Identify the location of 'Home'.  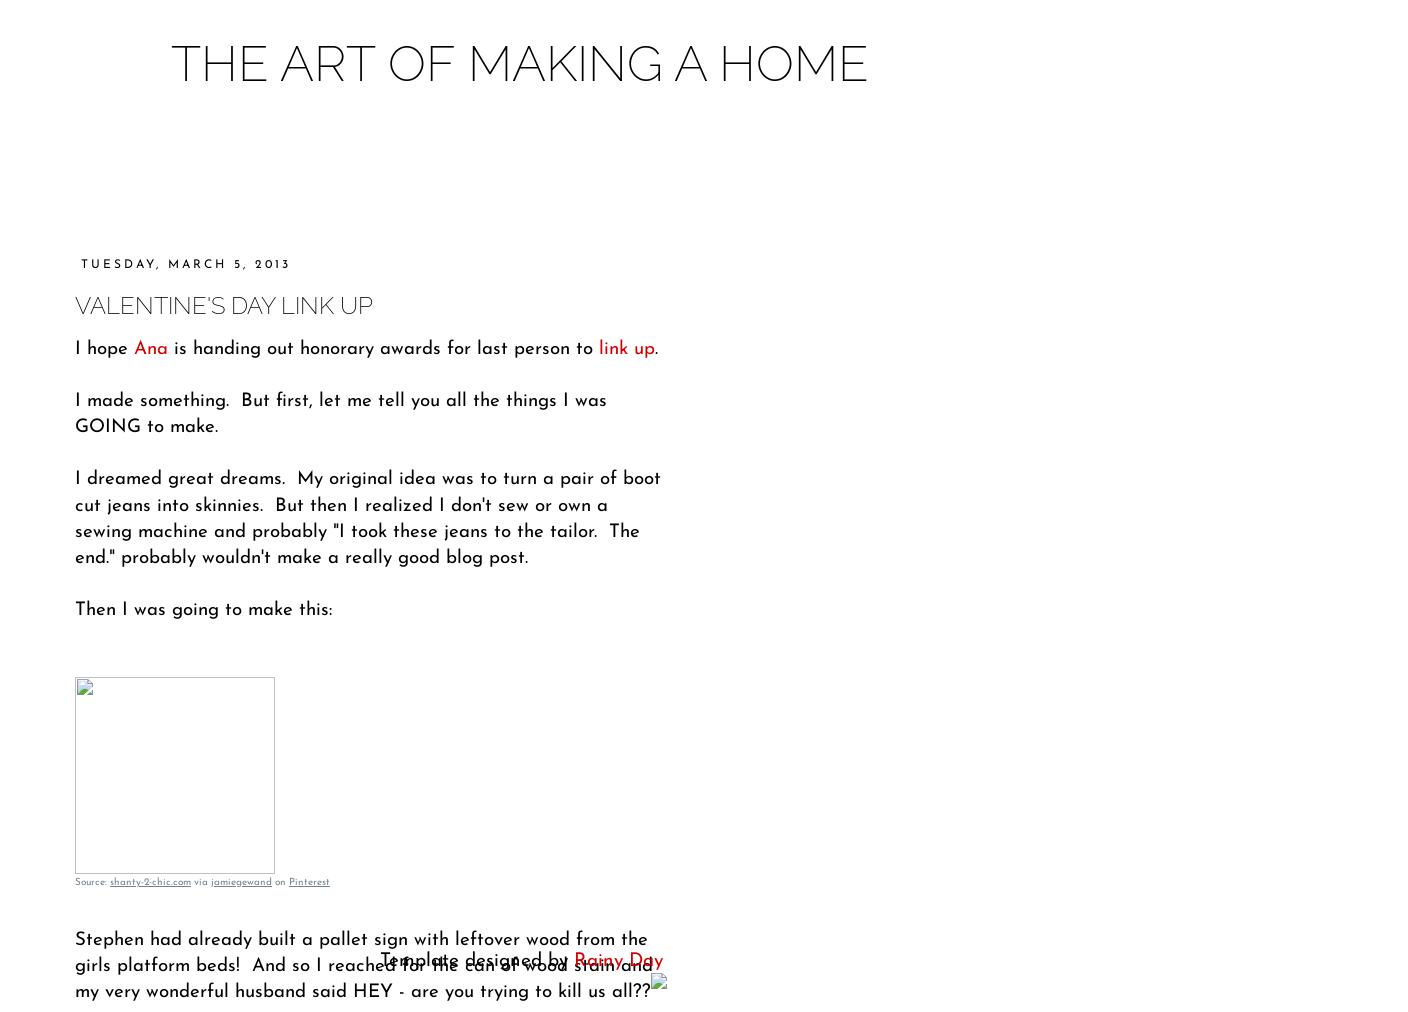
(352, 169).